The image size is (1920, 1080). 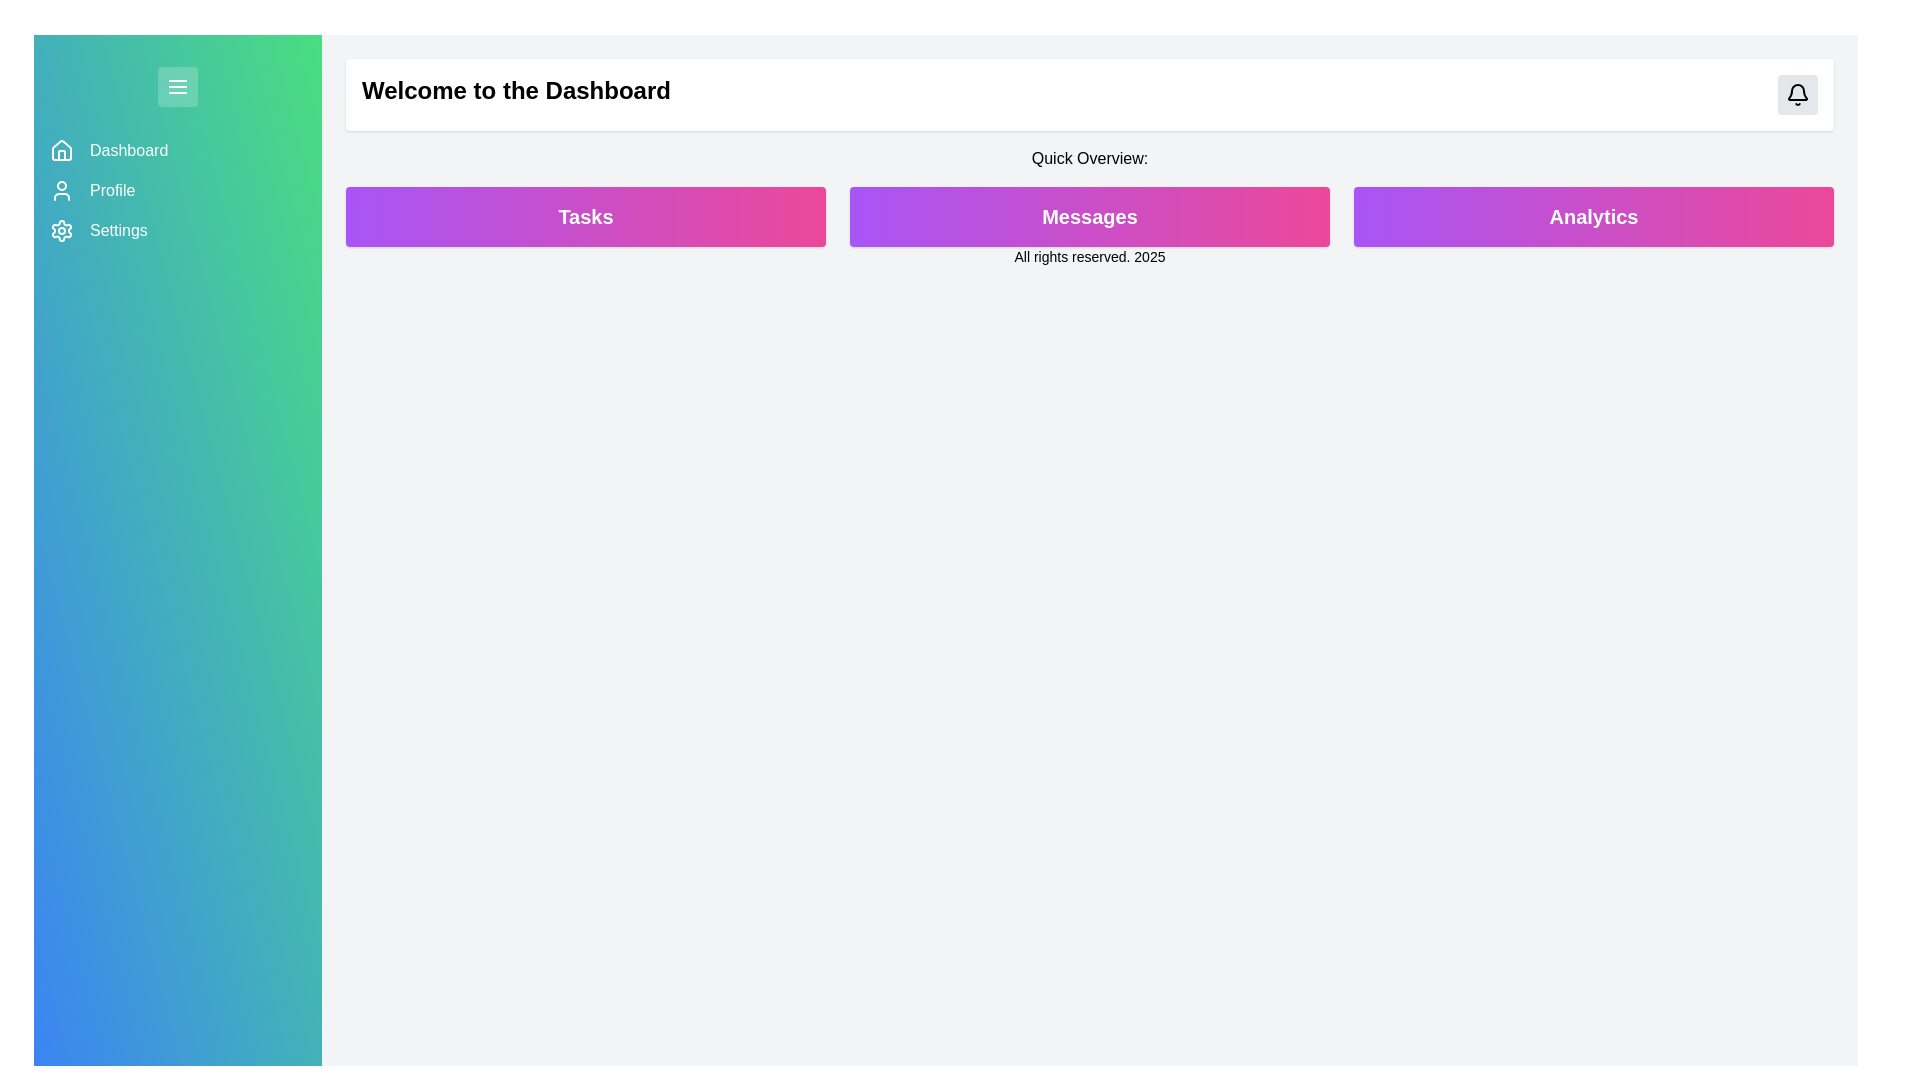 I want to click on the profile icon located in the second slot of the sidebar on the left side of the interface, which is positioned to the left of the text 'Profile' and above the 'Settings' section, so click(x=62, y=191).